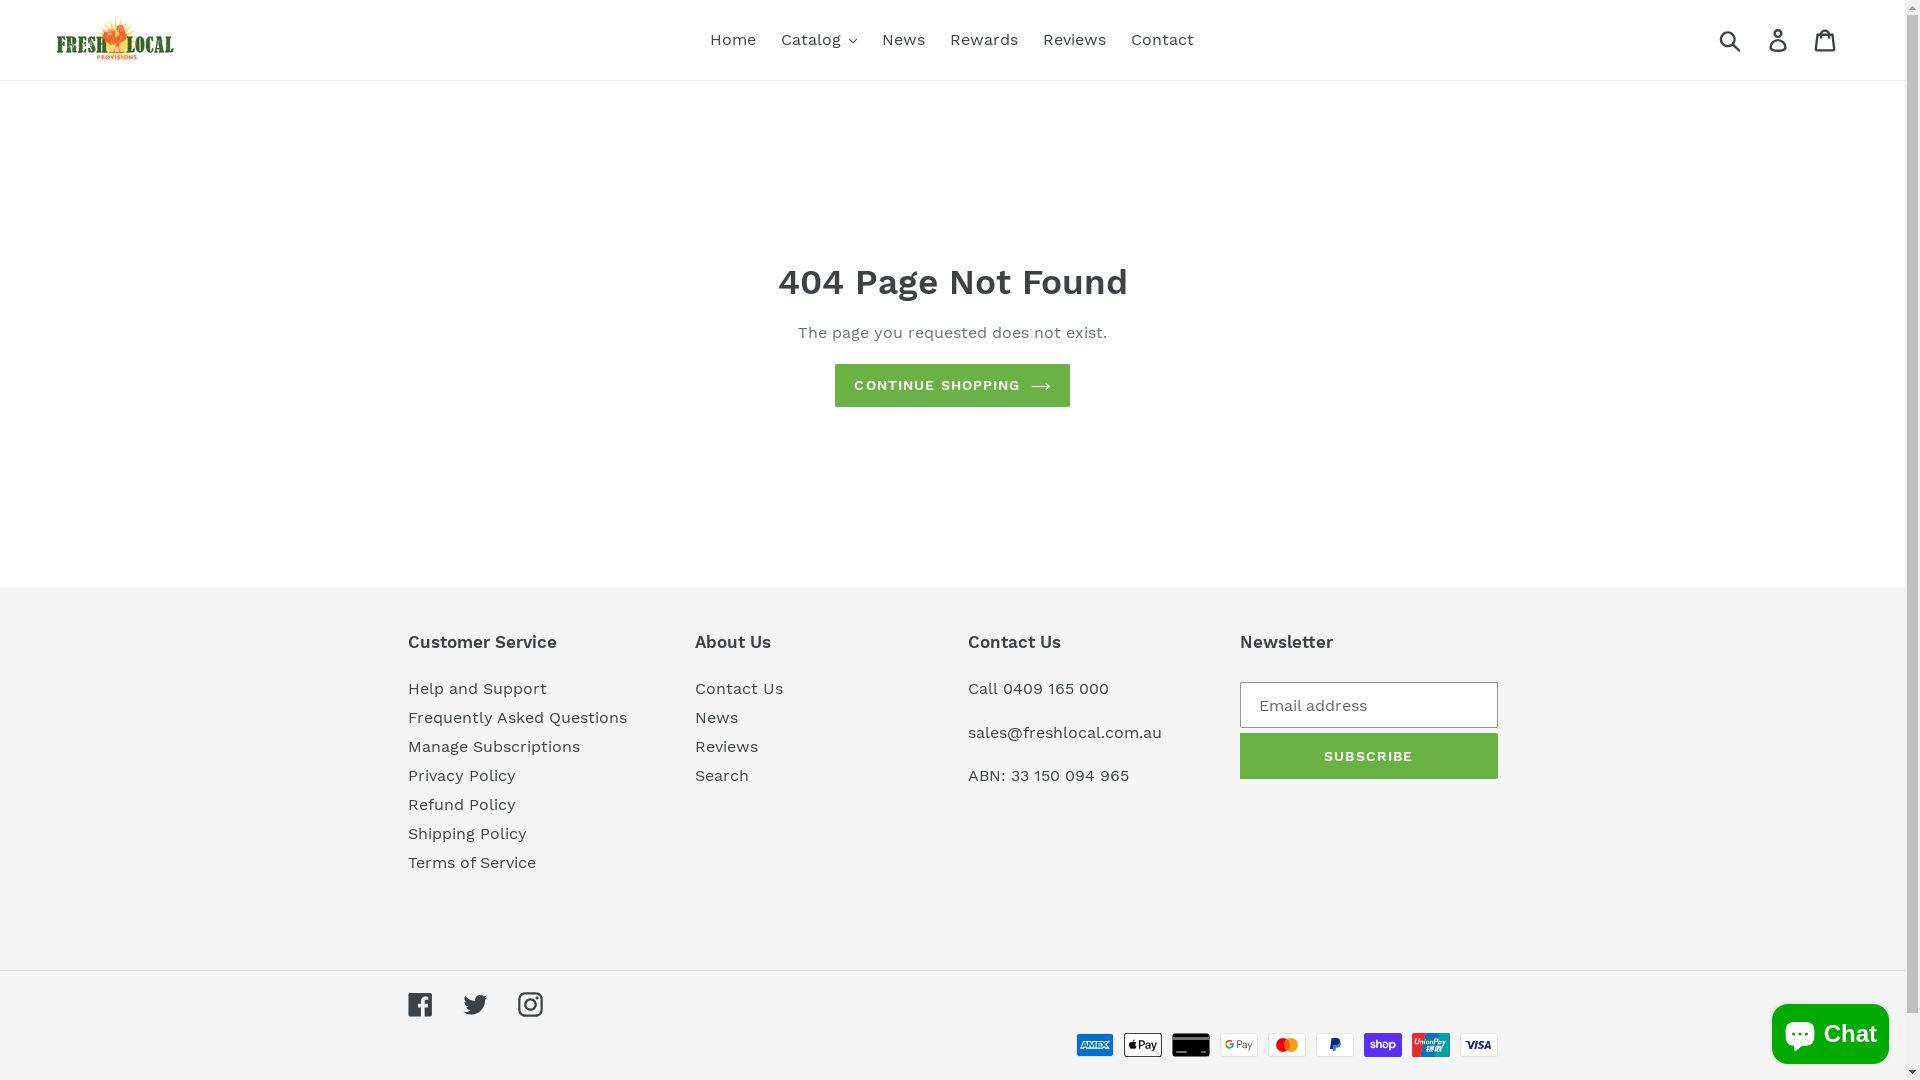 This screenshot has width=1920, height=1080. Describe the element at coordinates (494, 746) in the screenshot. I see `'Manage Subscriptions'` at that location.